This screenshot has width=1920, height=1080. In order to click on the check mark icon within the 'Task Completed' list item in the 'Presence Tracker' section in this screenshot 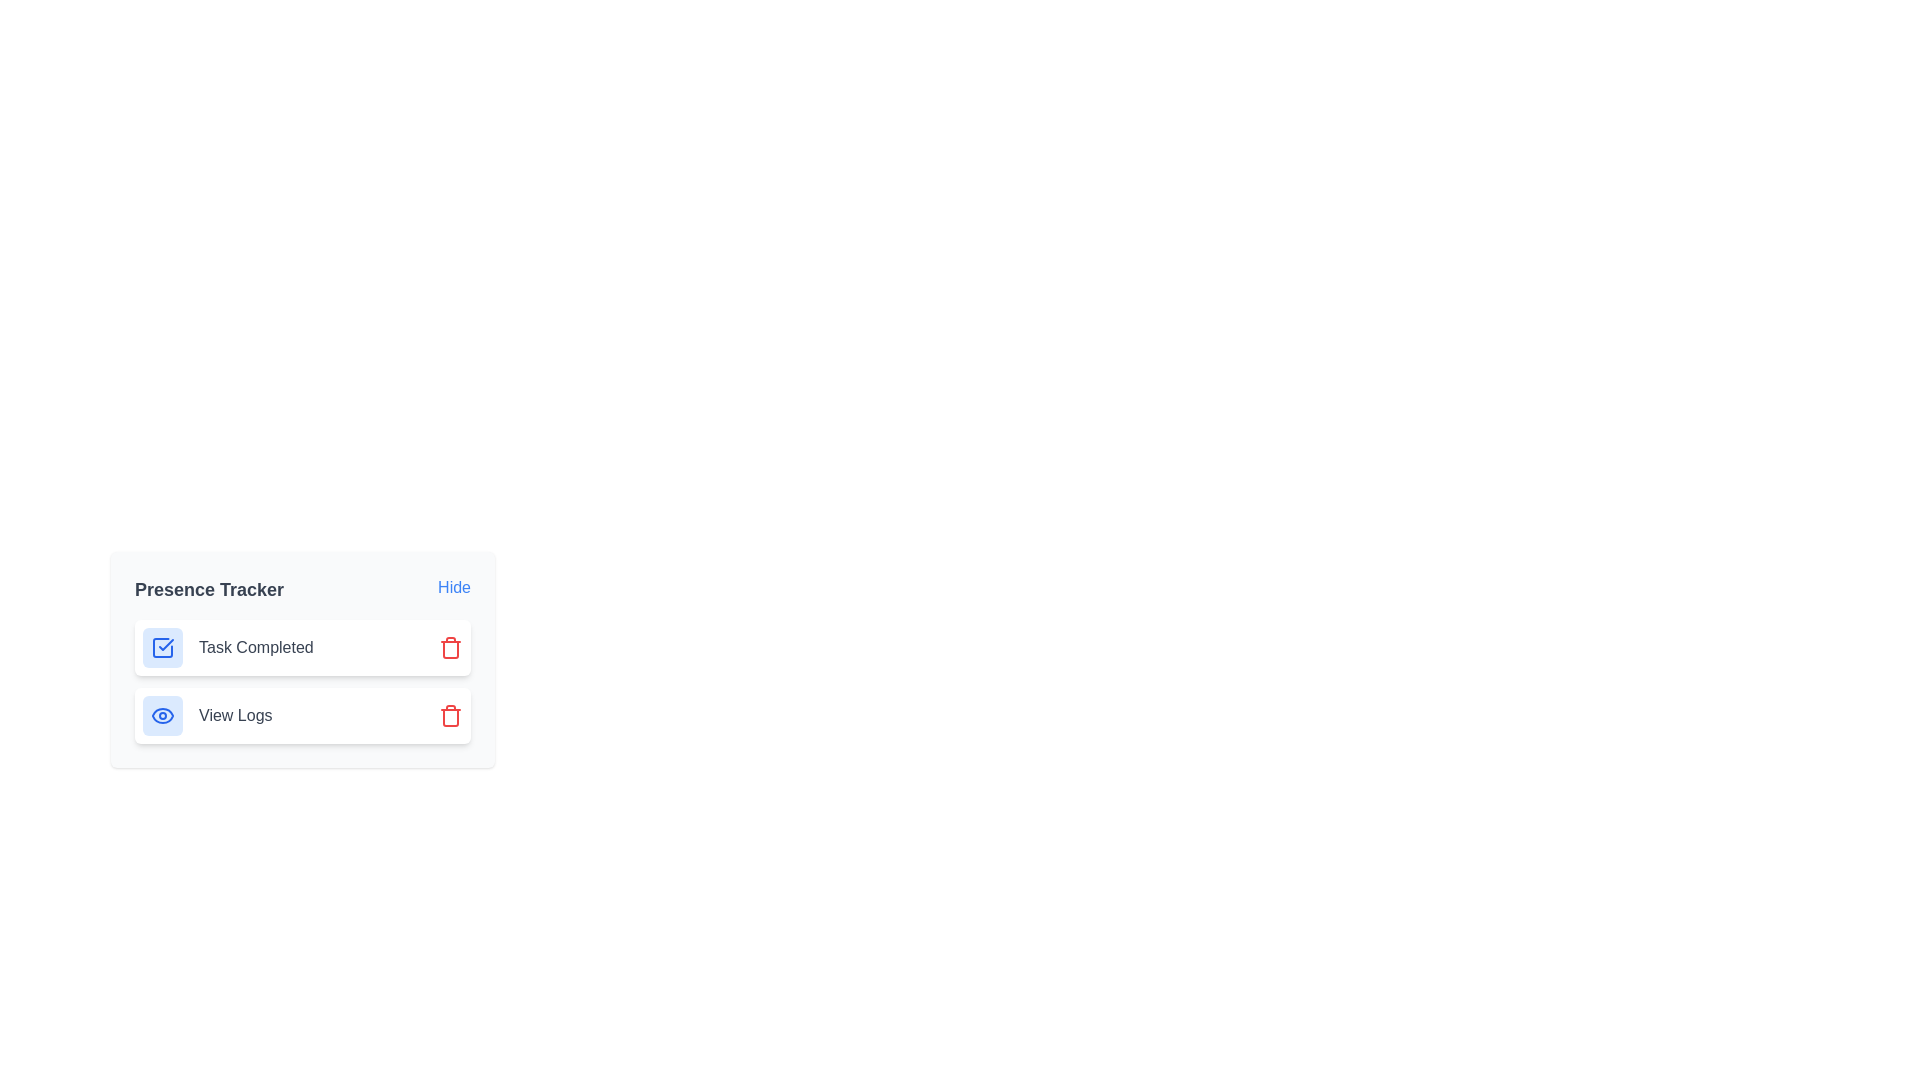, I will do `click(163, 648)`.